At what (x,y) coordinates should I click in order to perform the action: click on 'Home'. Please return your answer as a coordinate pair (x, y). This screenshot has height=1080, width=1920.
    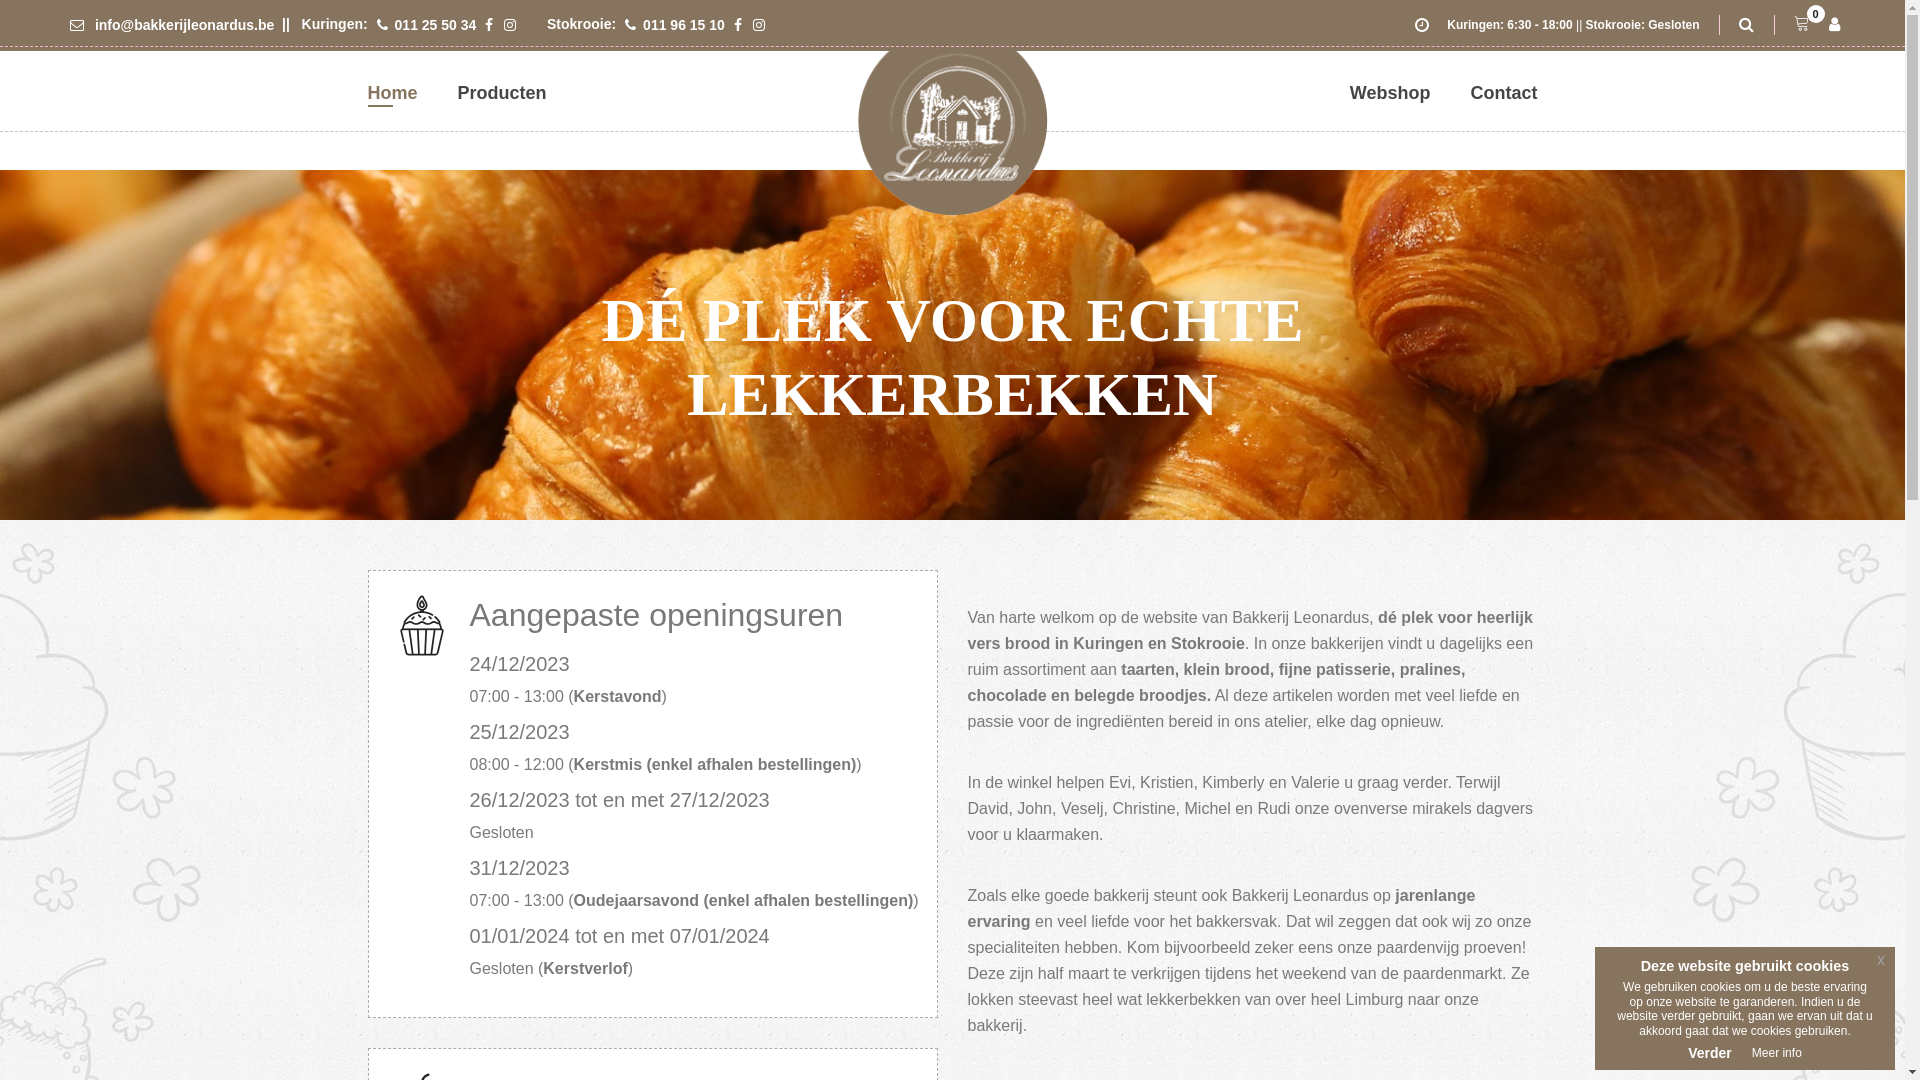
    Looking at the image, I should click on (393, 92).